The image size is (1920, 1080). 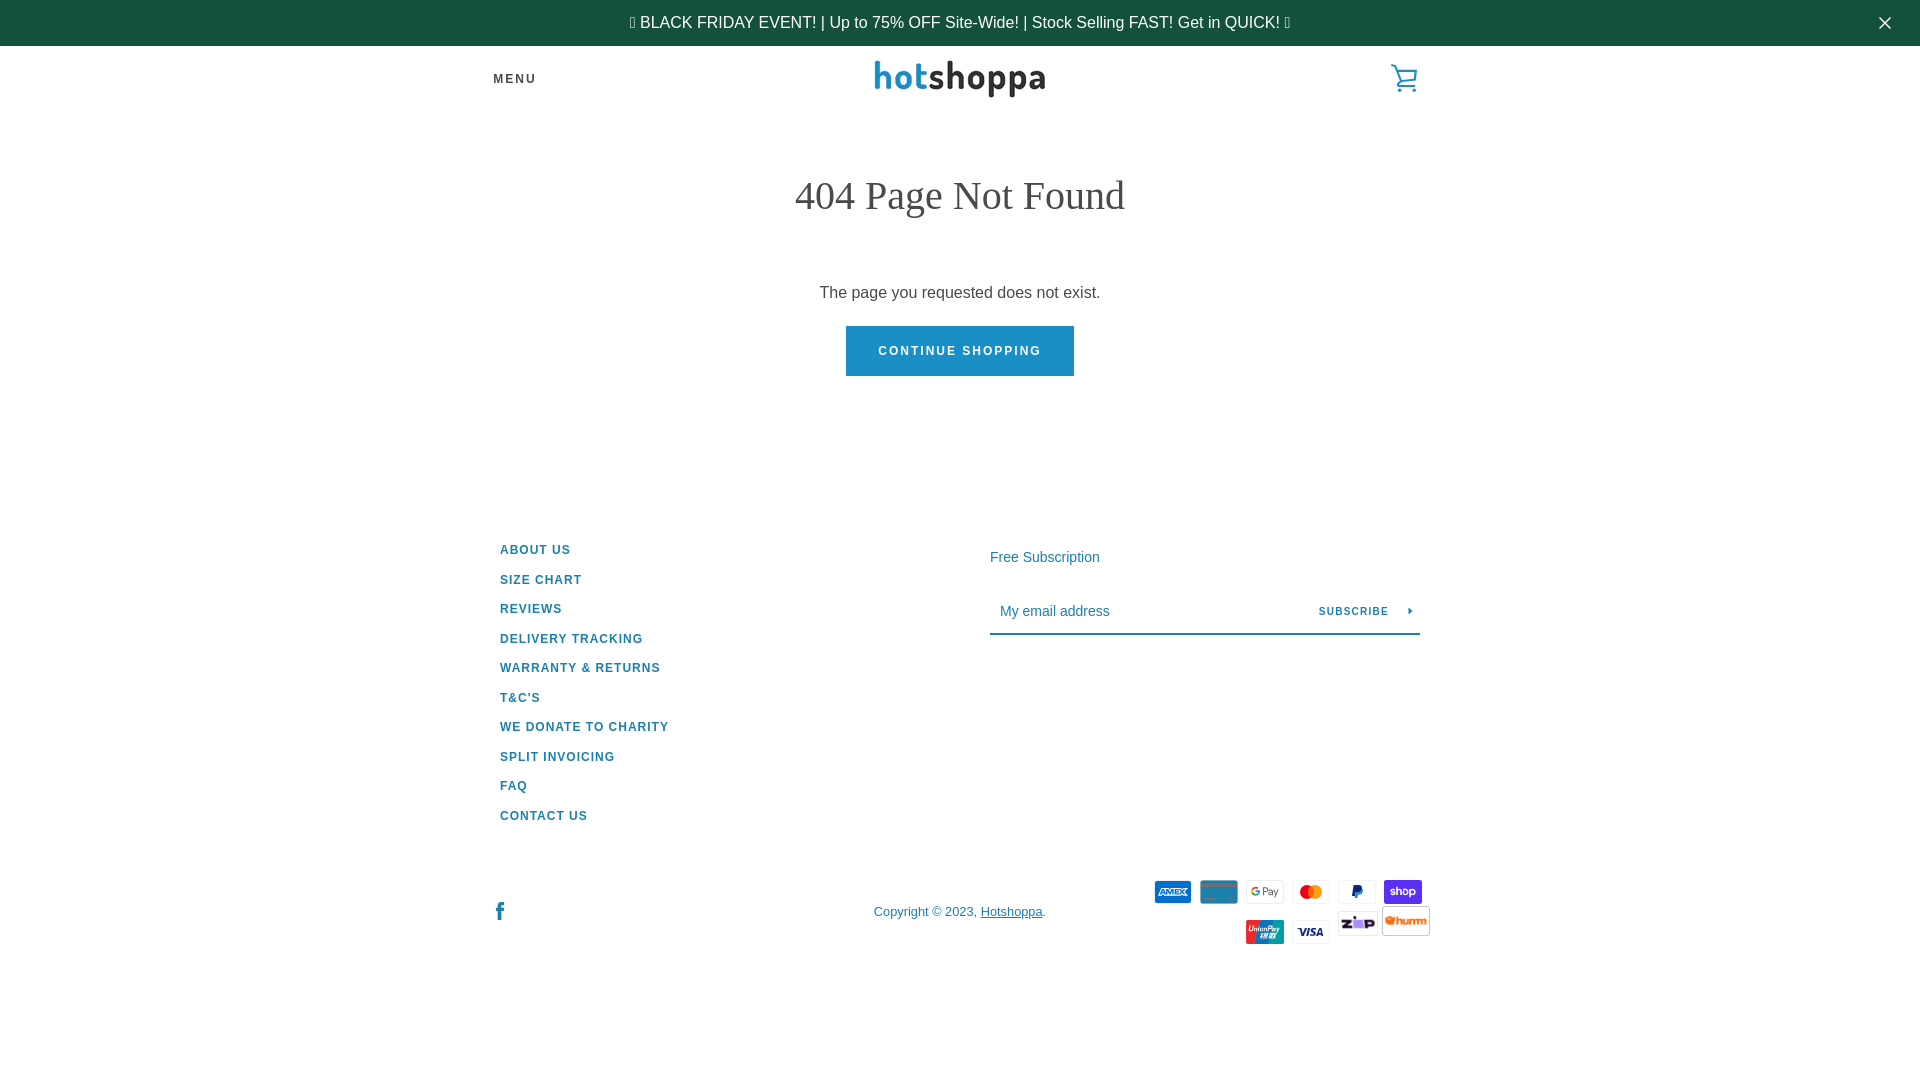 I want to click on 'SUBSCRIBE', so click(x=1311, y=609).